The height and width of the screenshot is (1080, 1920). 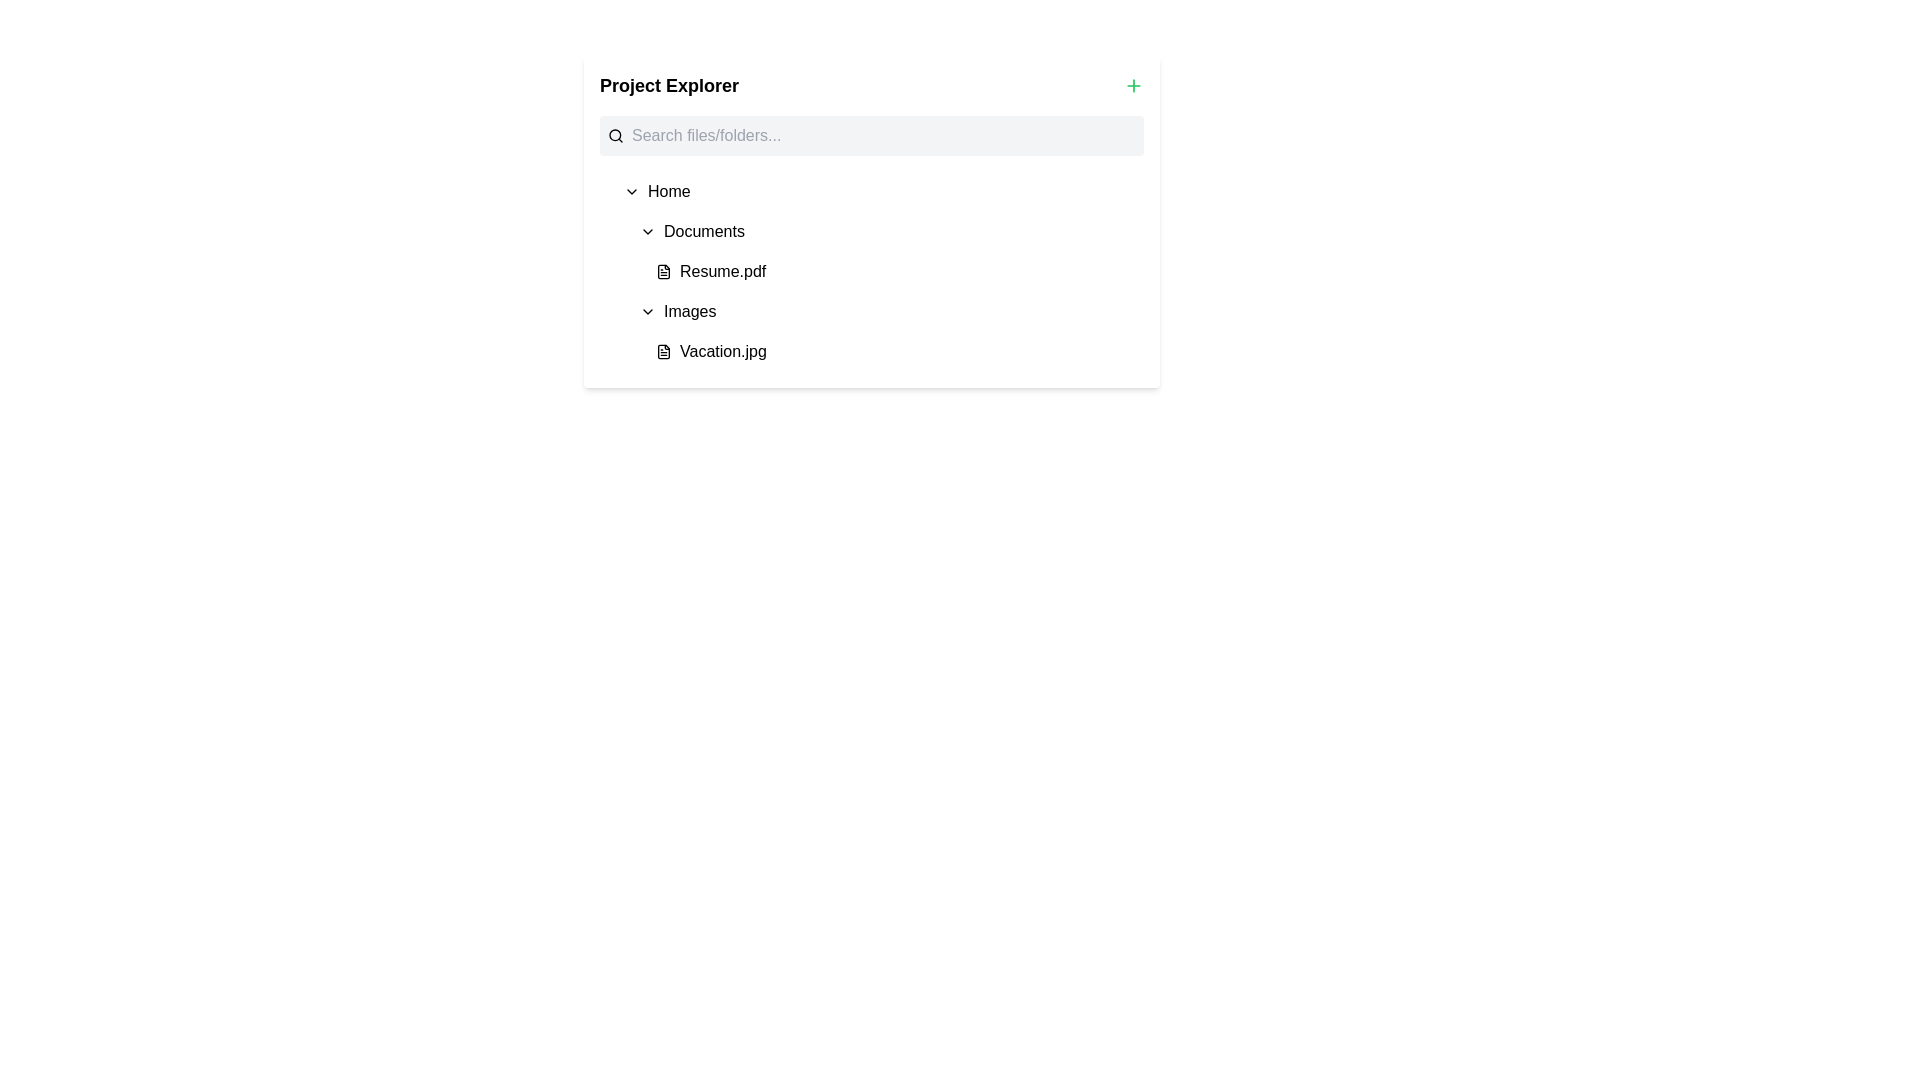 I want to click on the items in the Collapsible hierarchical list in the 'Project Explorer' section, so click(x=879, y=292).